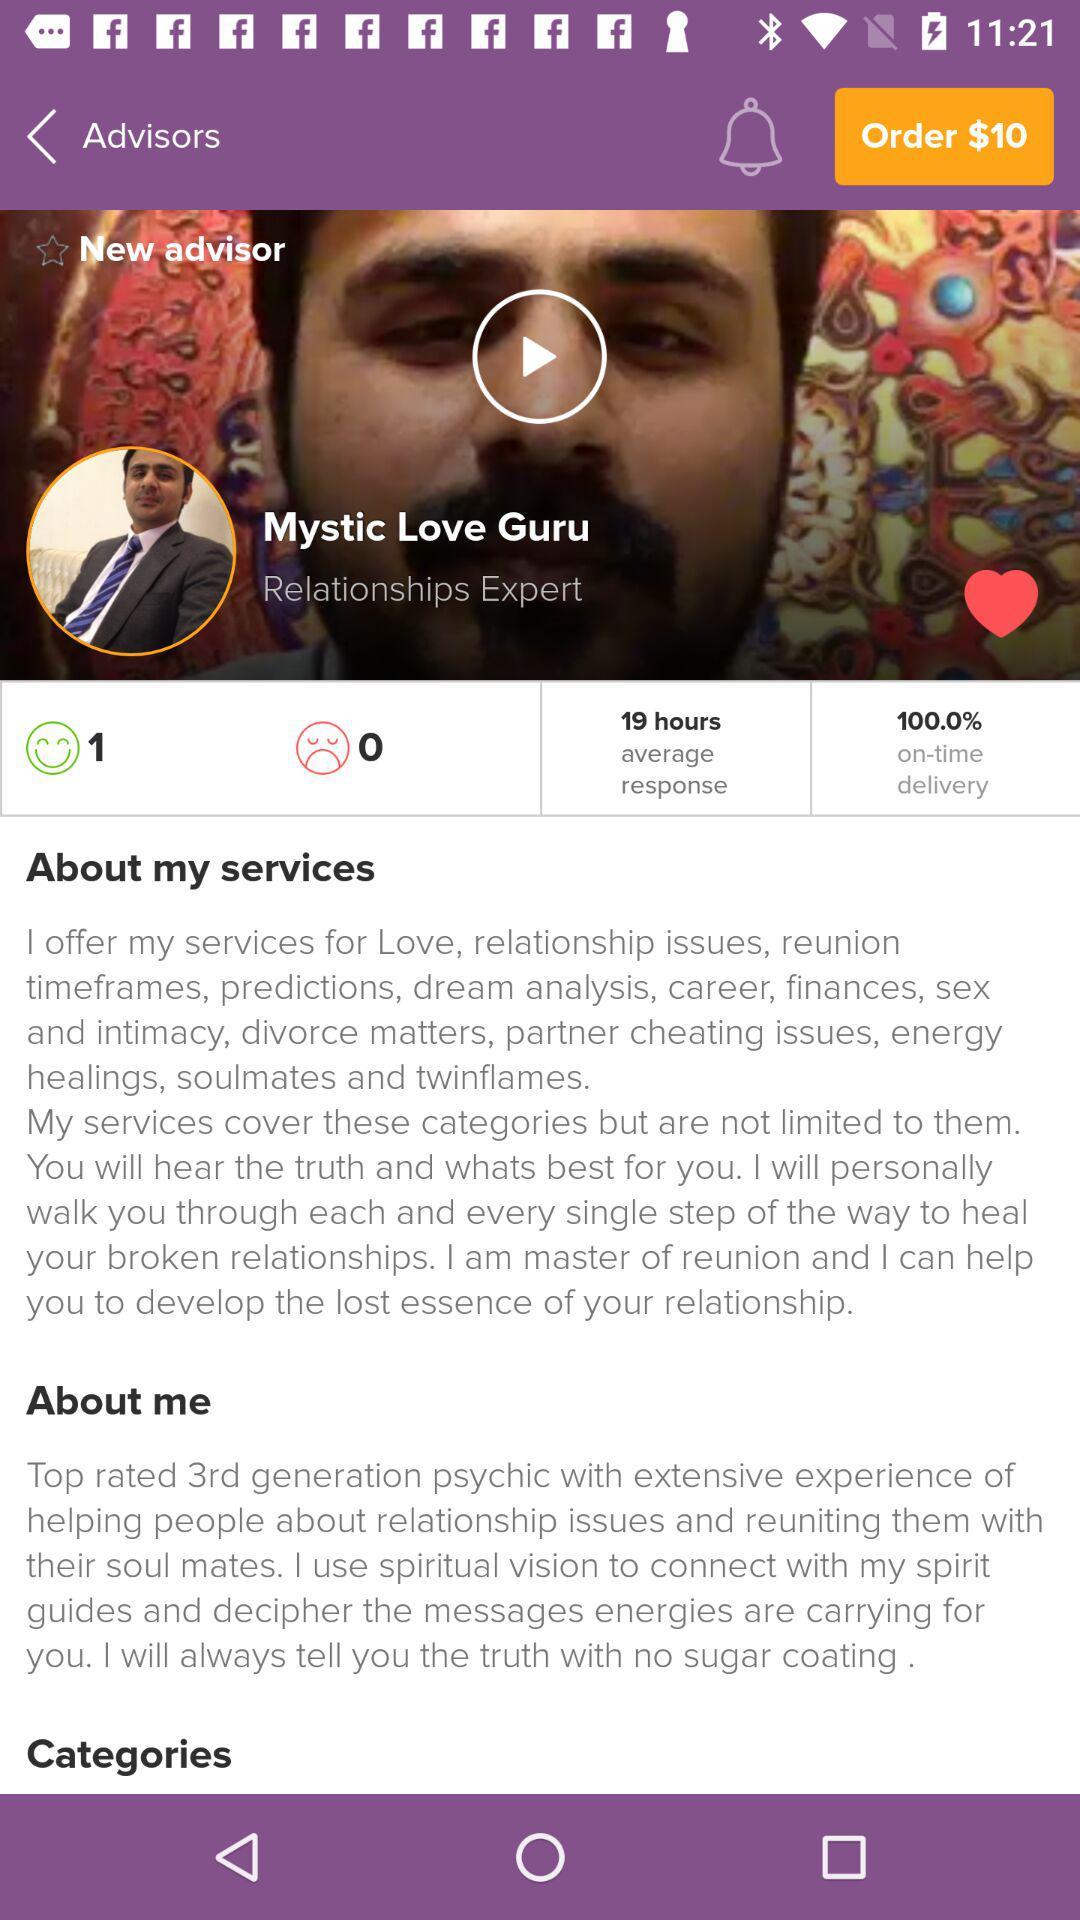 The height and width of the screenshot is (1920, 1080). I want to click on icon next to new advisor item, so click(538, 356).